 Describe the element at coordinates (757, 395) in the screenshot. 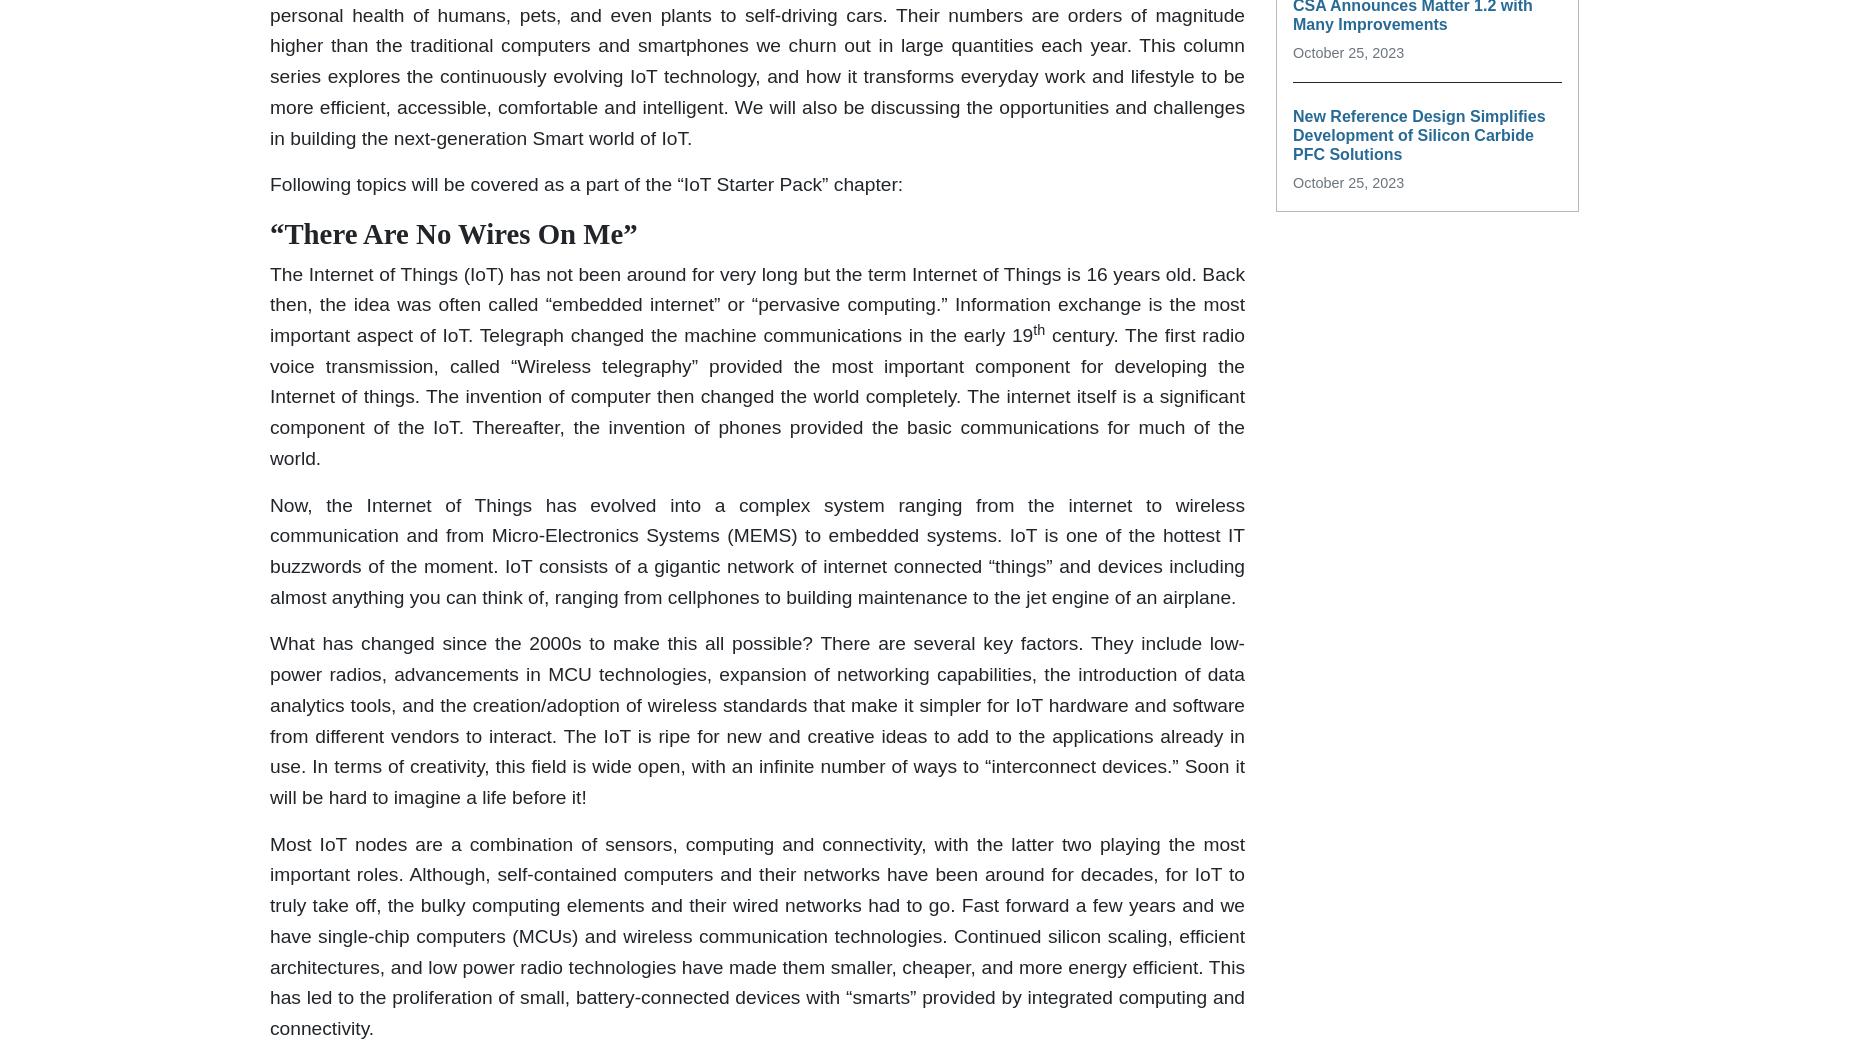

I see `'century. The first radio voice transmission, called “Wireless telegraphy” provided the most important component for developing the Internet of things. The invention of computer then changed the world completely. The internet itself is a significant component of the IoT. Thereafter, the invention of phones provided the basic communications for much of the world.'` at that location.